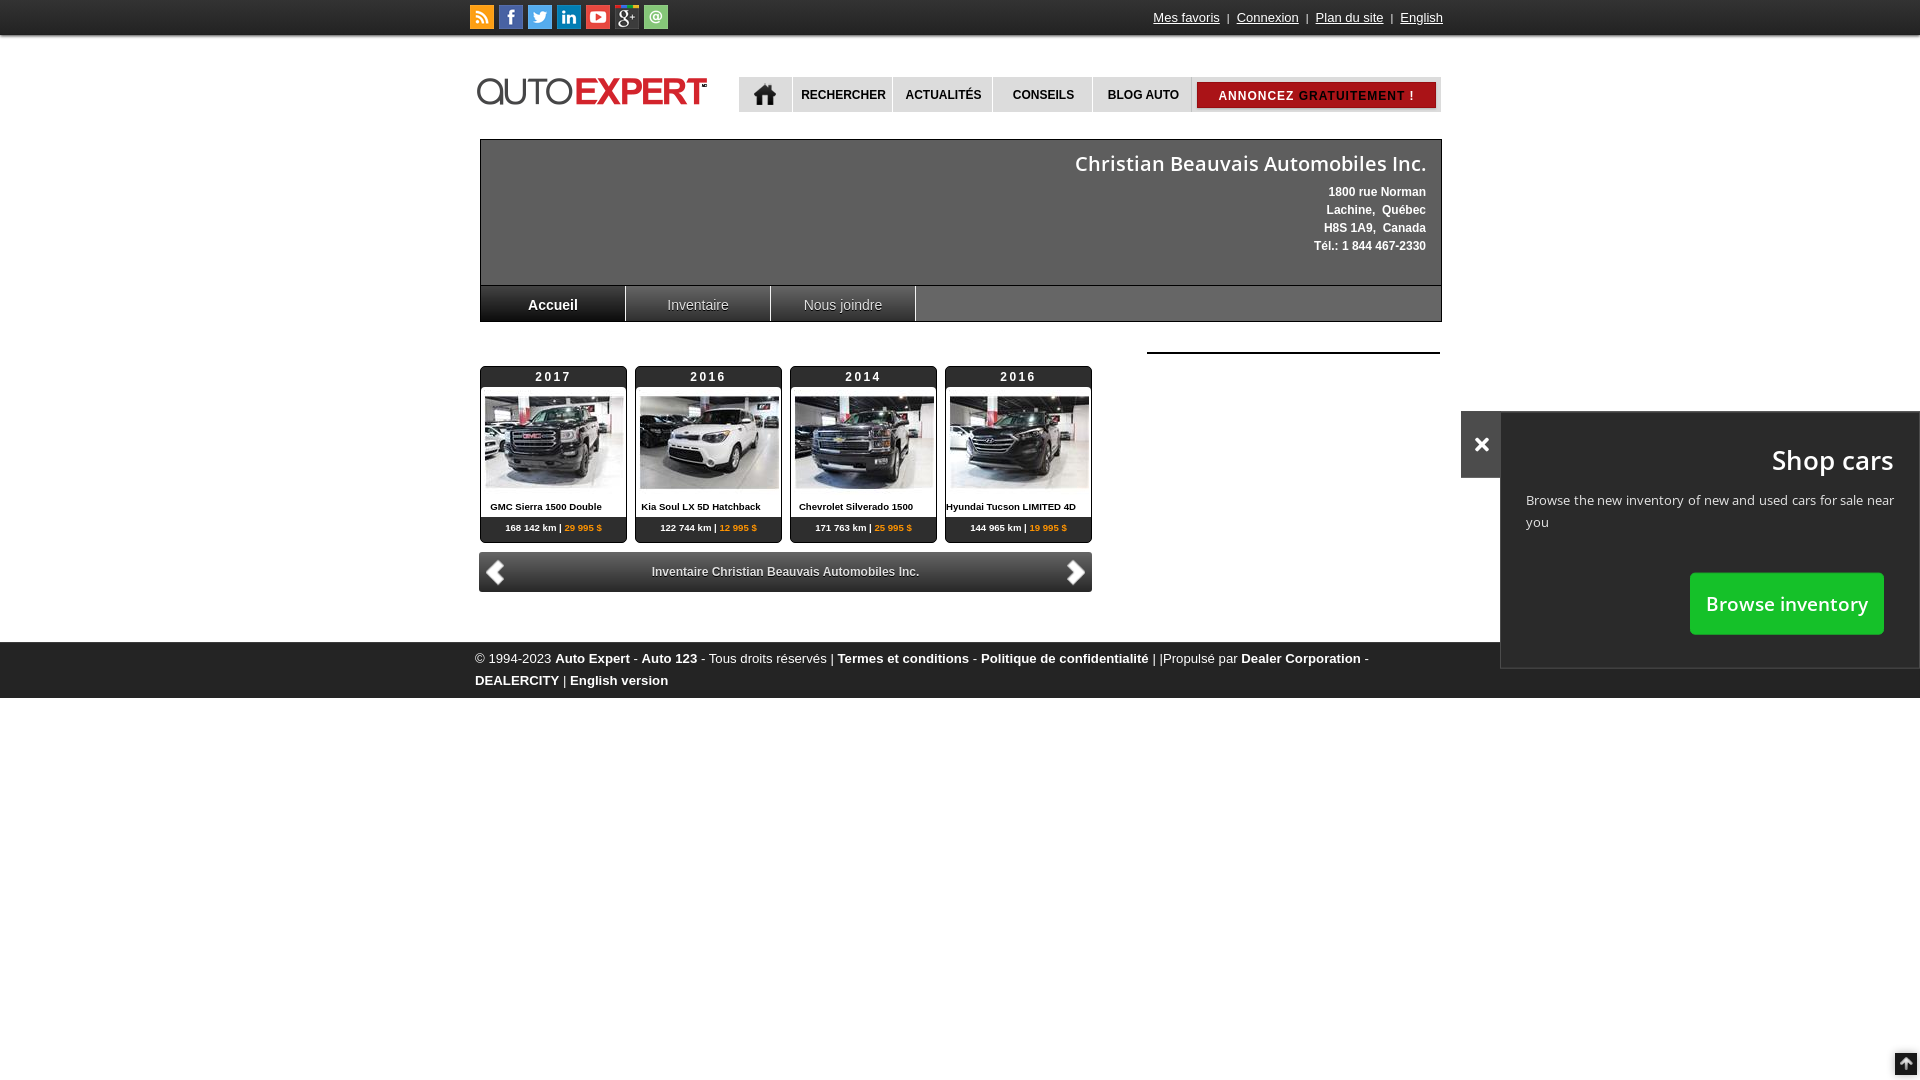  What do you see at coordinates (738, 94) in the screenshot?
I see `'ACCUEIL'` at bounding box center [738, 94].